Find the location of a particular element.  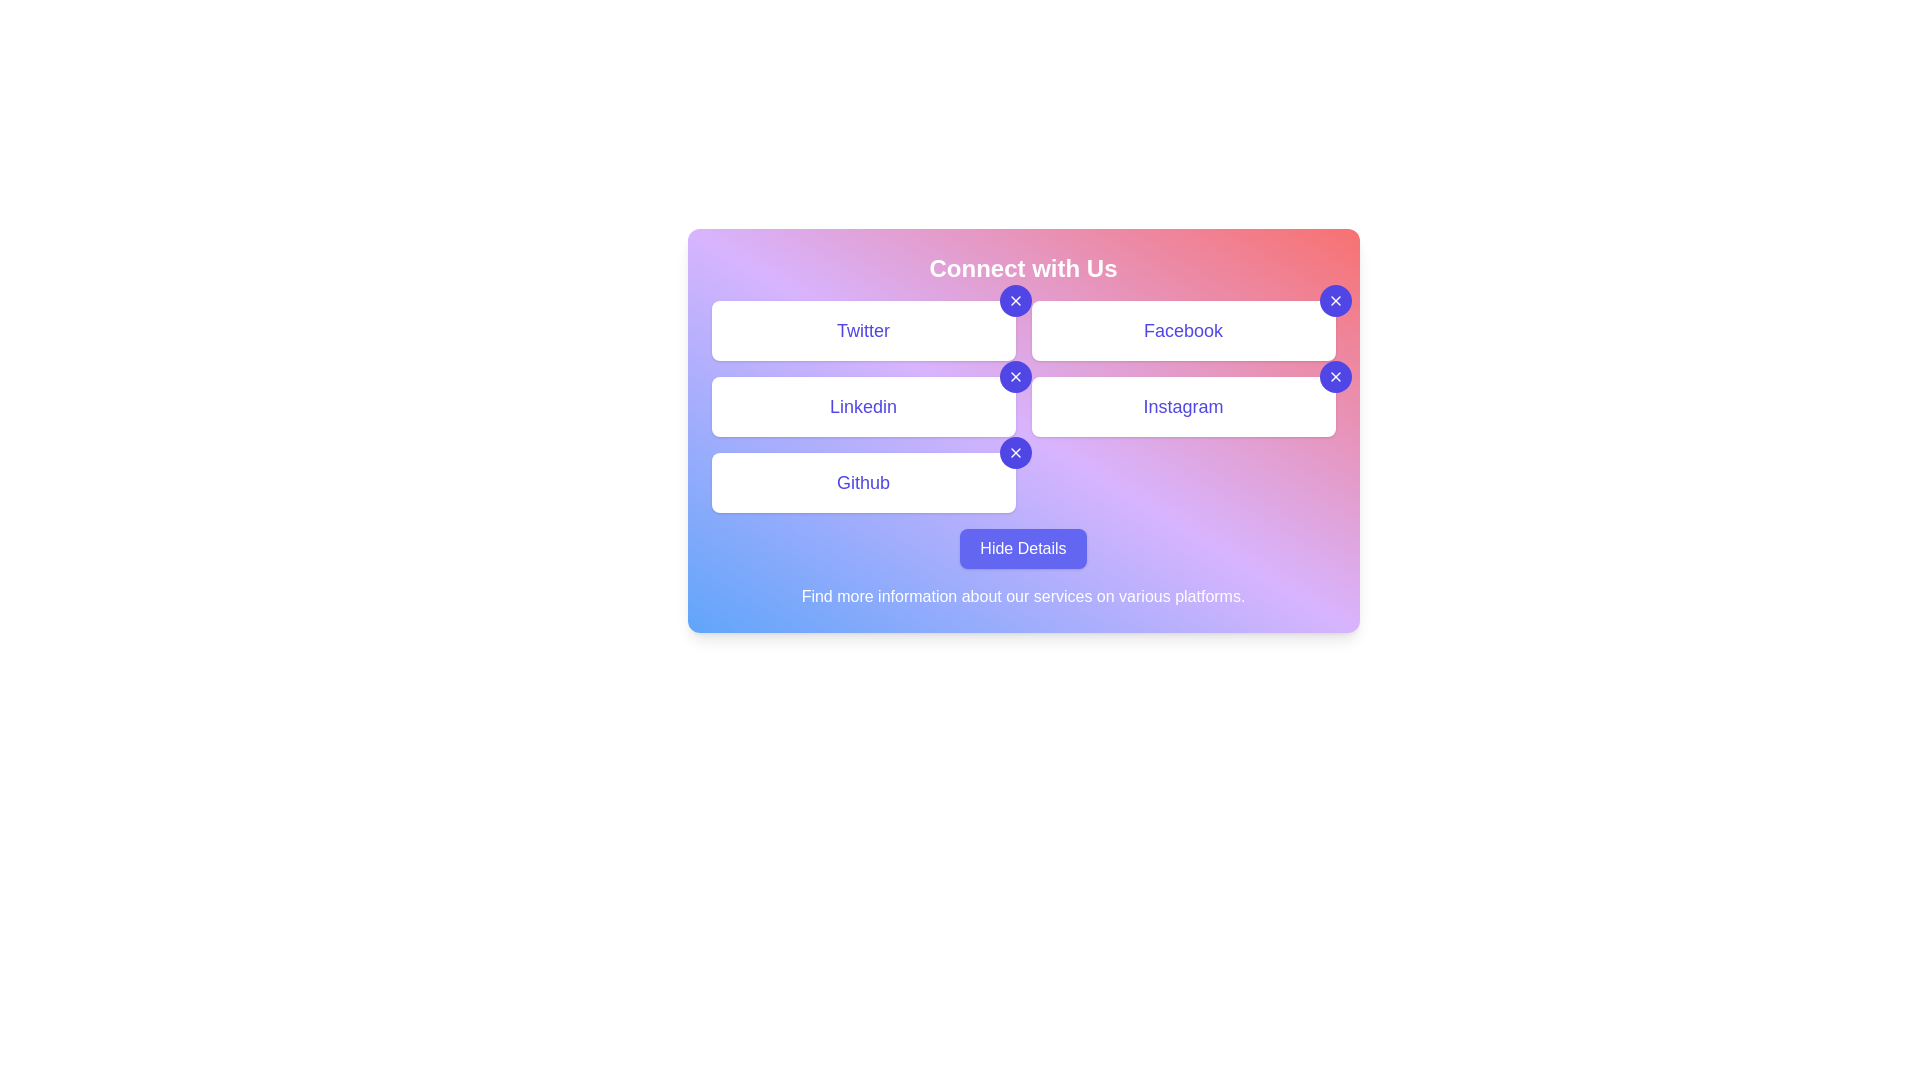

the close button located at the top-right corner of the 'Facebook' card is located at coordinates (1335, 300).